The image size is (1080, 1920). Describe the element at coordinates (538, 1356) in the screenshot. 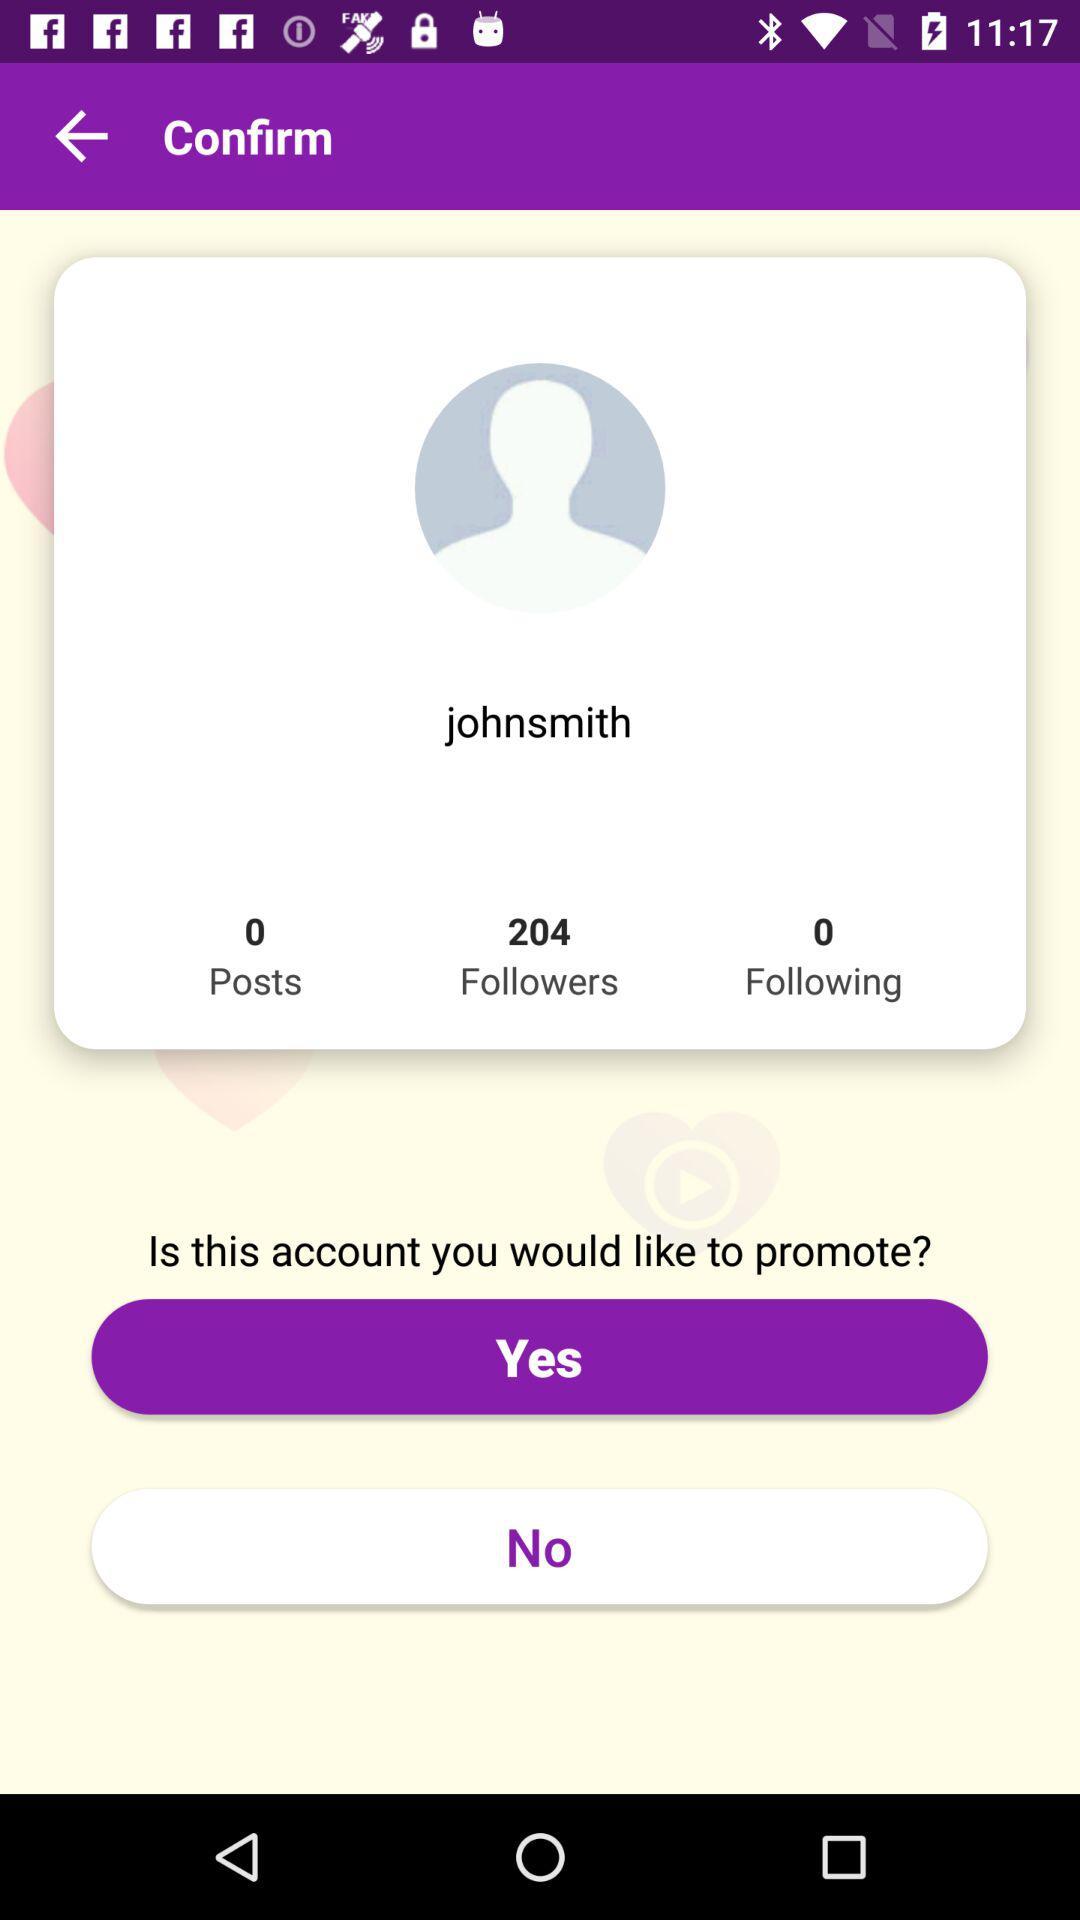

I see `item above no item` at that location.